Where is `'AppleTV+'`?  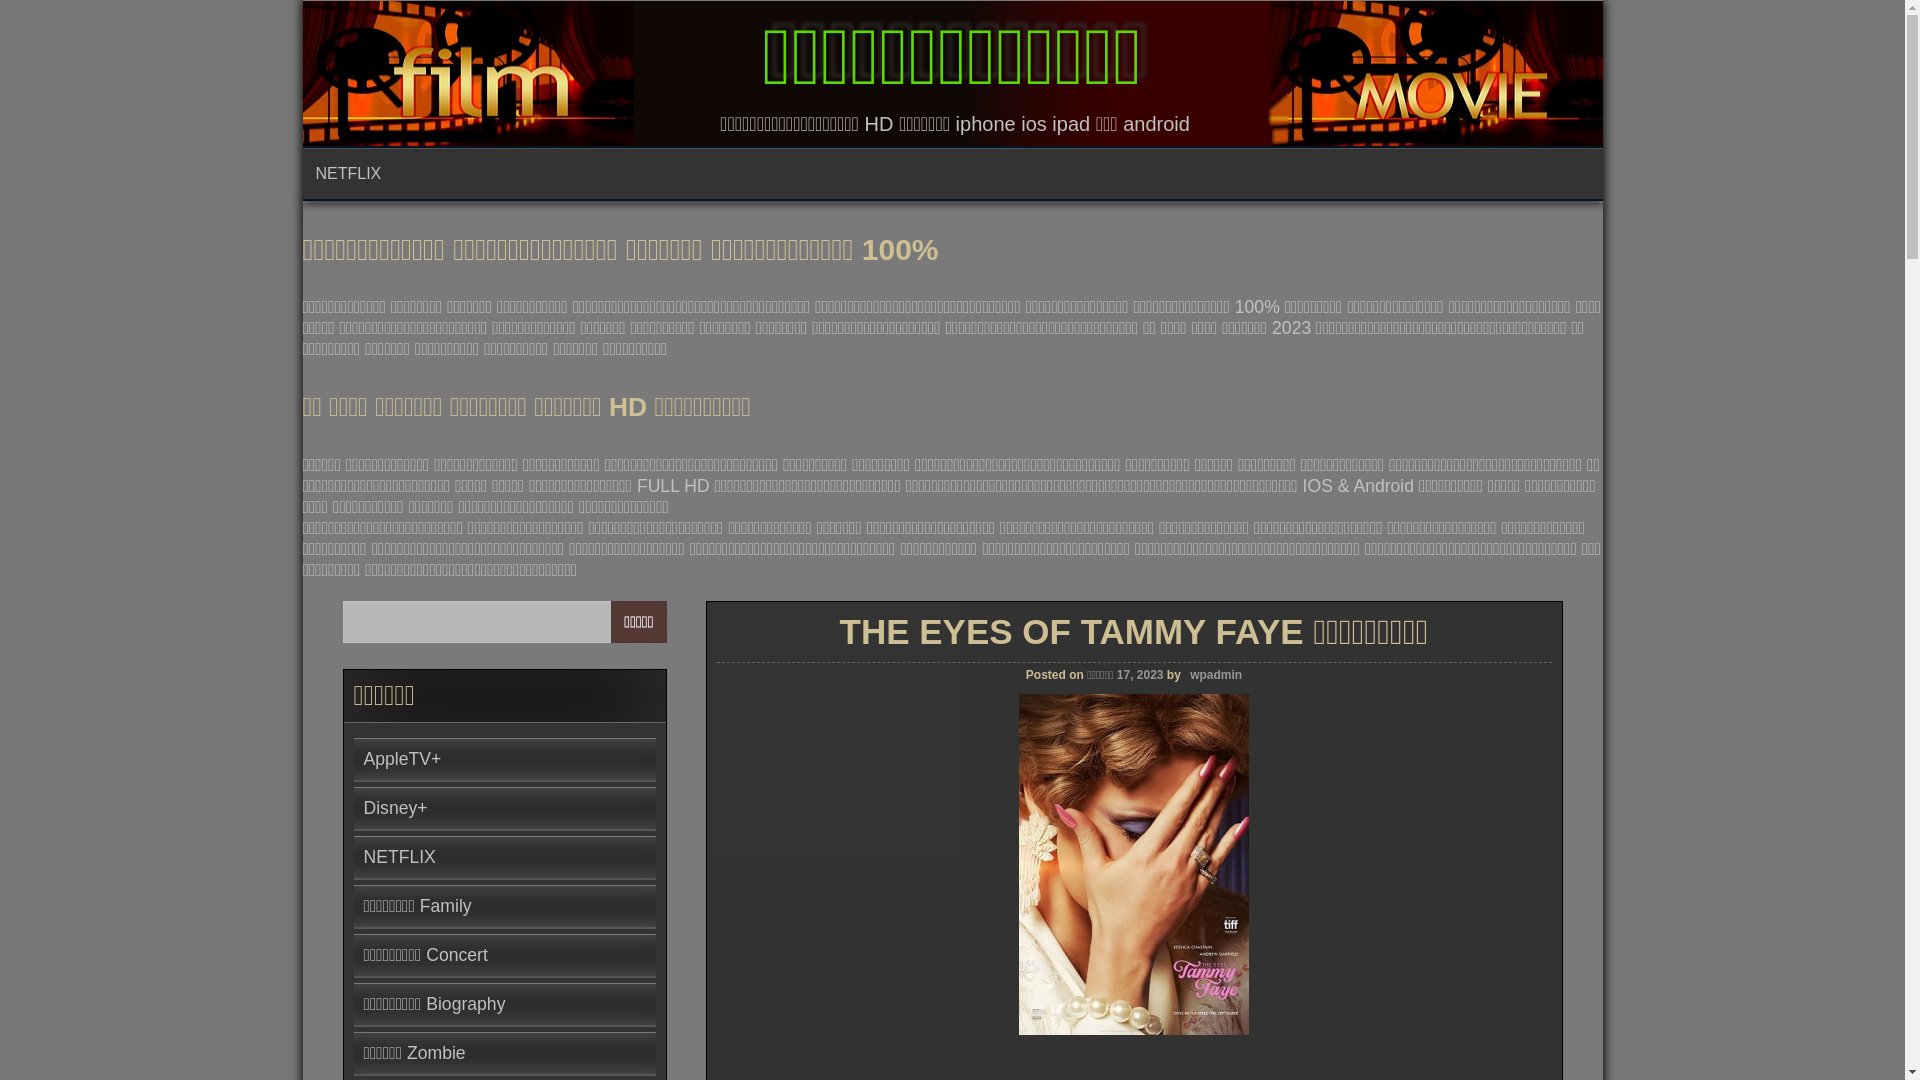 'AppleTV+' is located at coordinates (402, 759).